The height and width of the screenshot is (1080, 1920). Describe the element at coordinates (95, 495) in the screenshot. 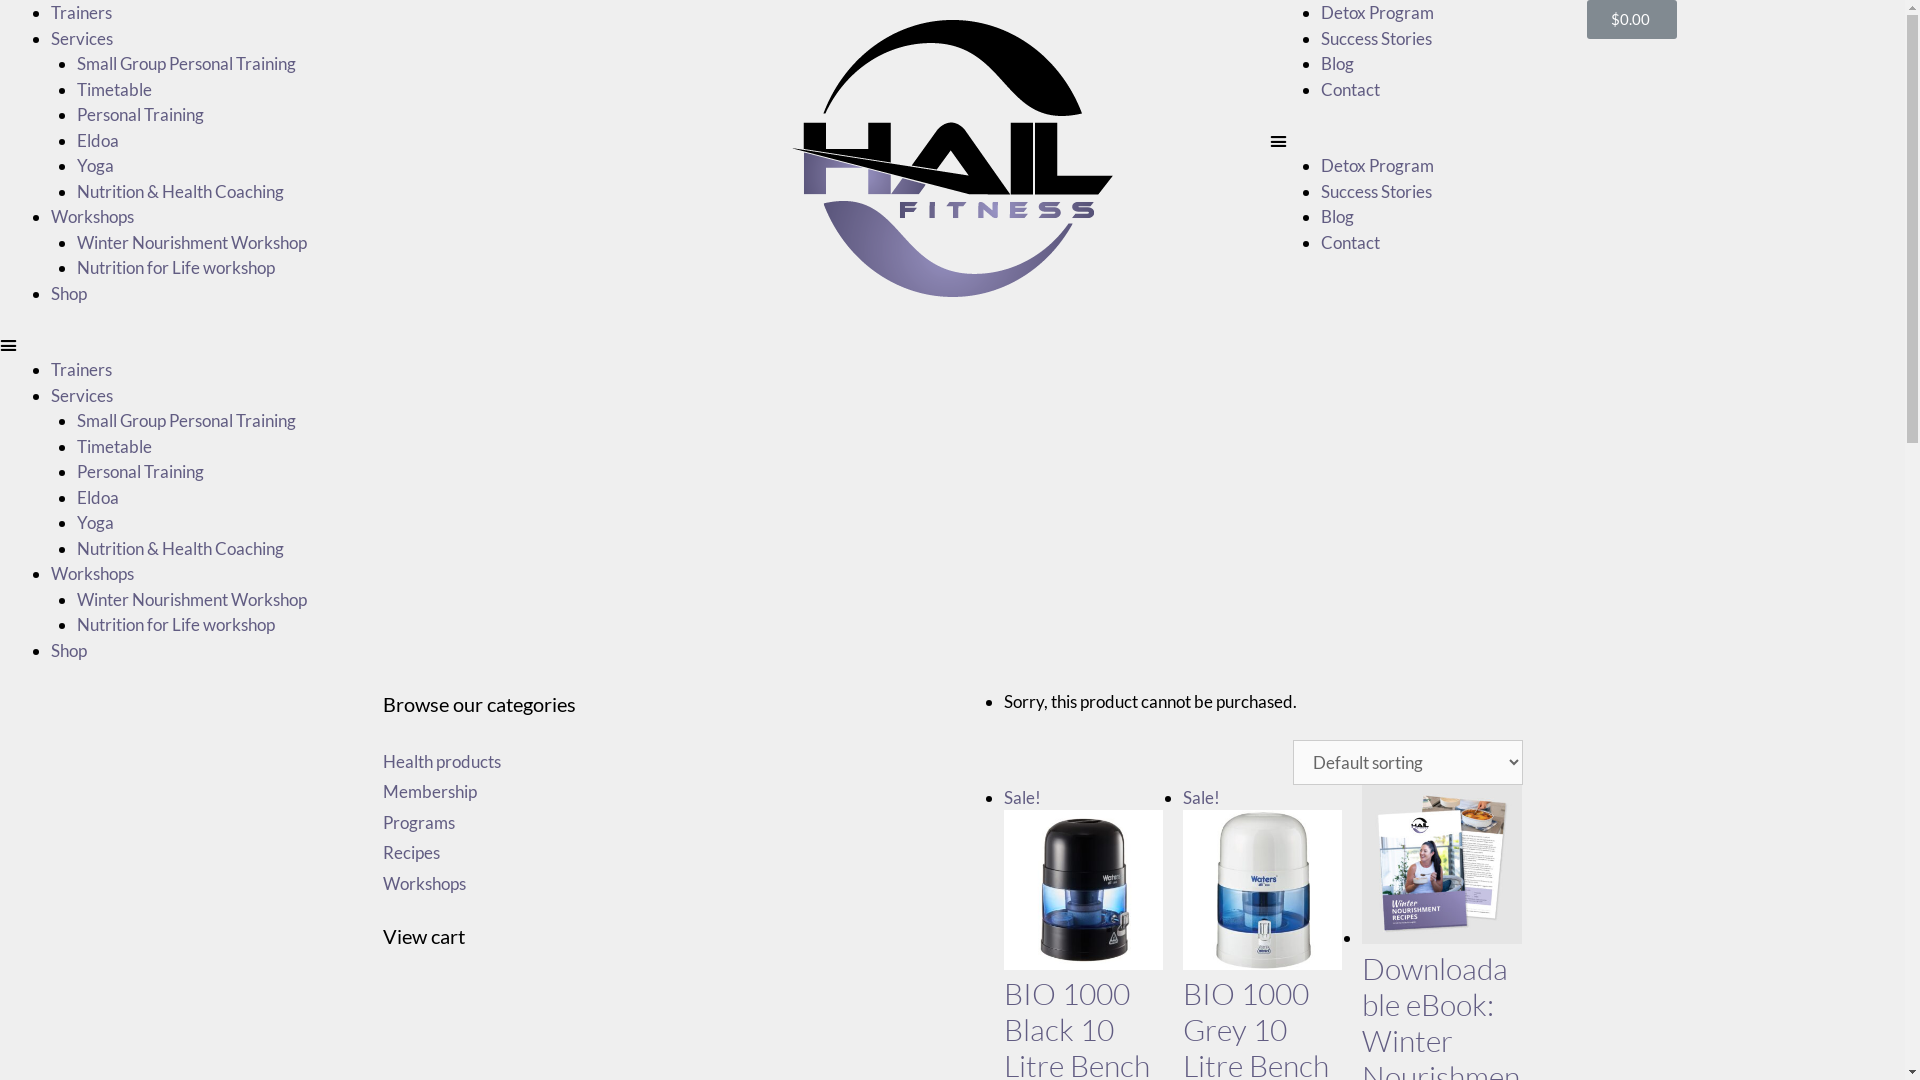

I see `'Eldoa'` at that location.